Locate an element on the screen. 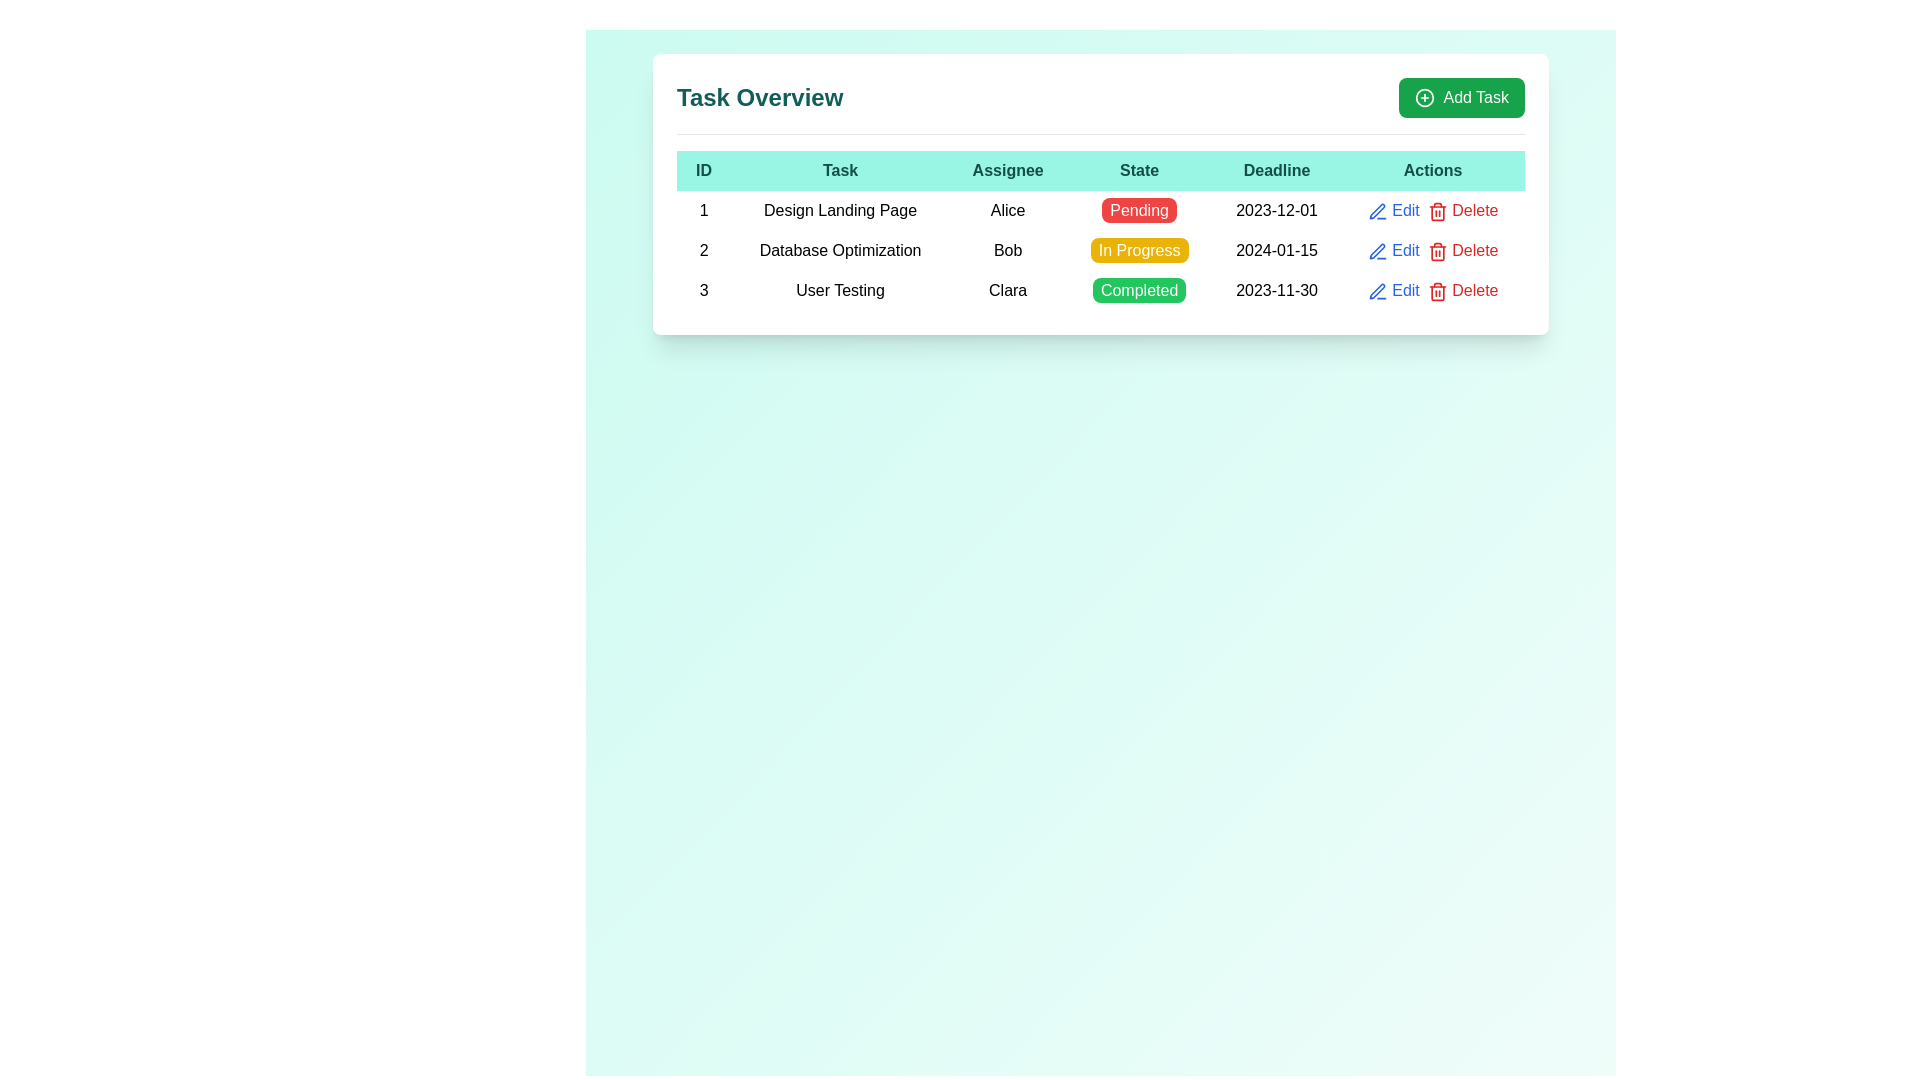  the add task icon located to the left of the 'Add Task' text within the green button at the top-right corner of the interface is located at coordinates (1424, 97).